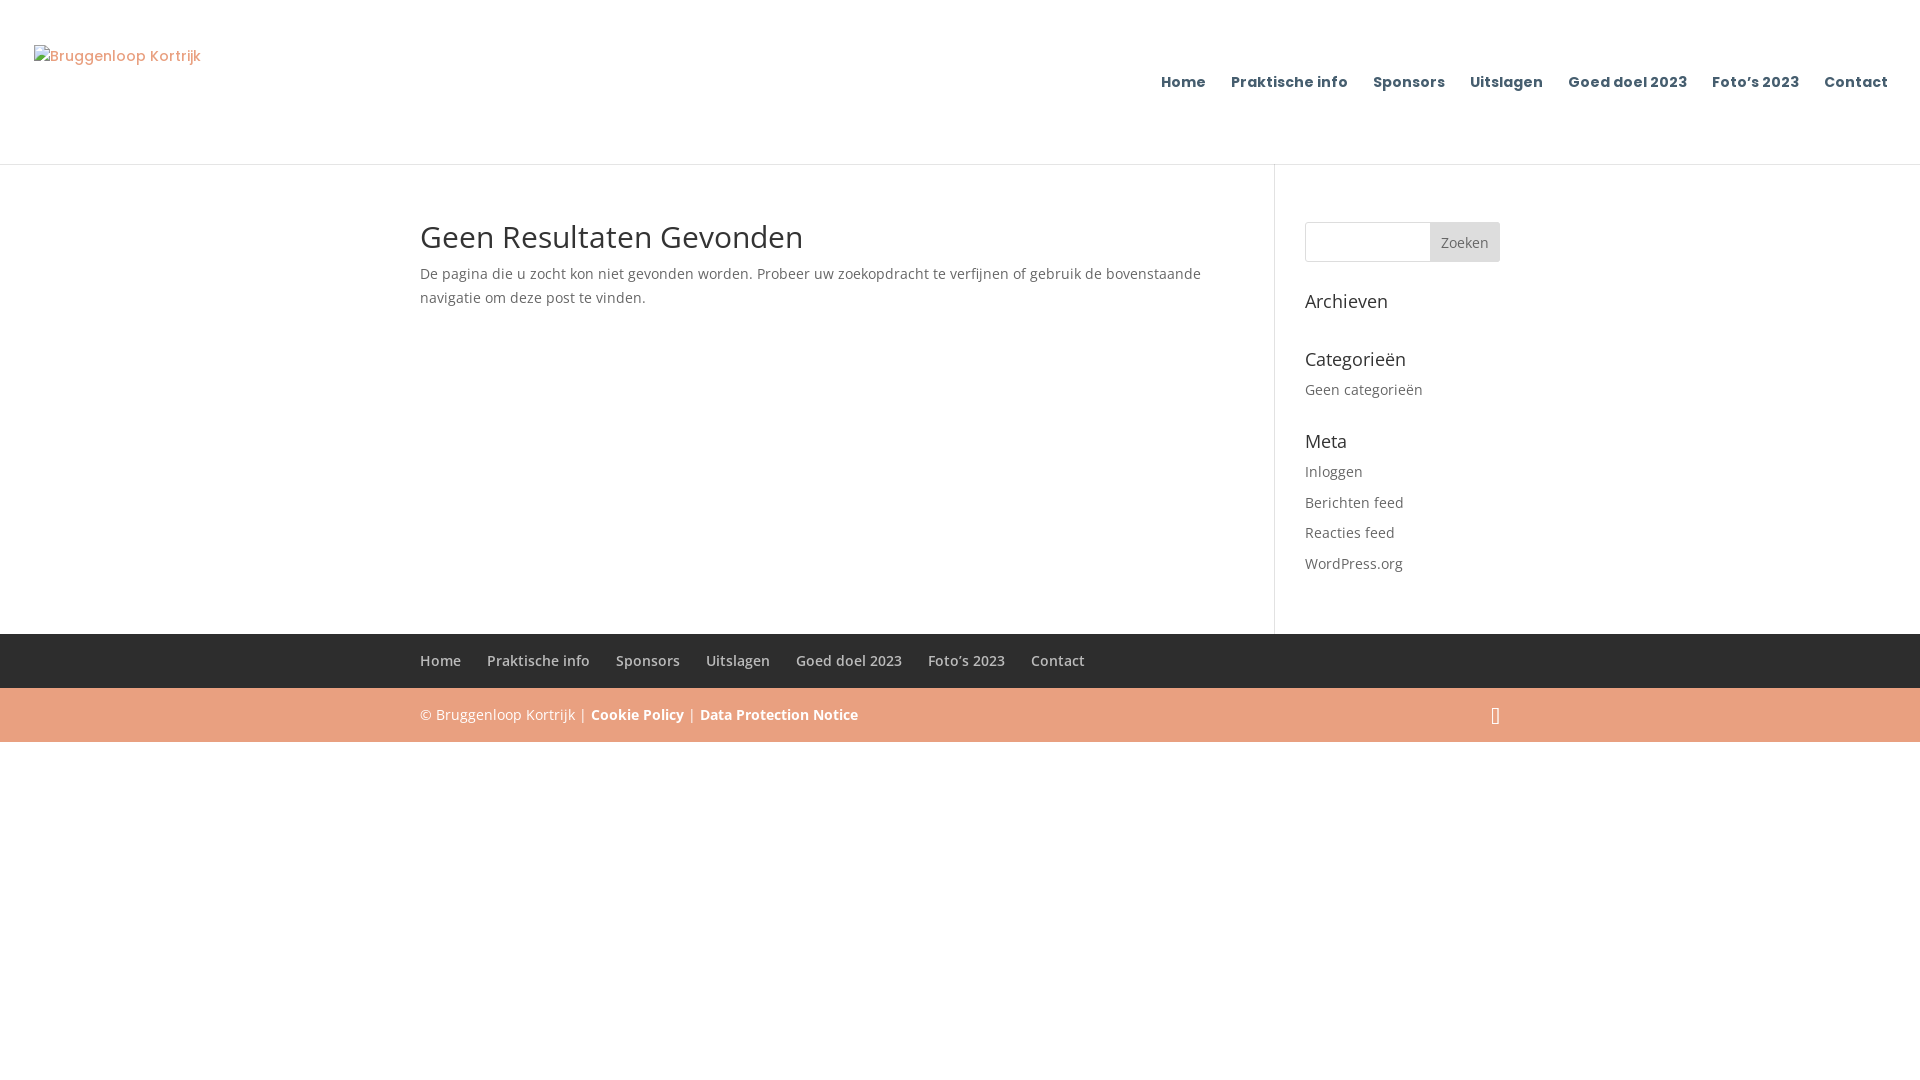  I want to click on 'Berichten feed', so click(1354, 501).